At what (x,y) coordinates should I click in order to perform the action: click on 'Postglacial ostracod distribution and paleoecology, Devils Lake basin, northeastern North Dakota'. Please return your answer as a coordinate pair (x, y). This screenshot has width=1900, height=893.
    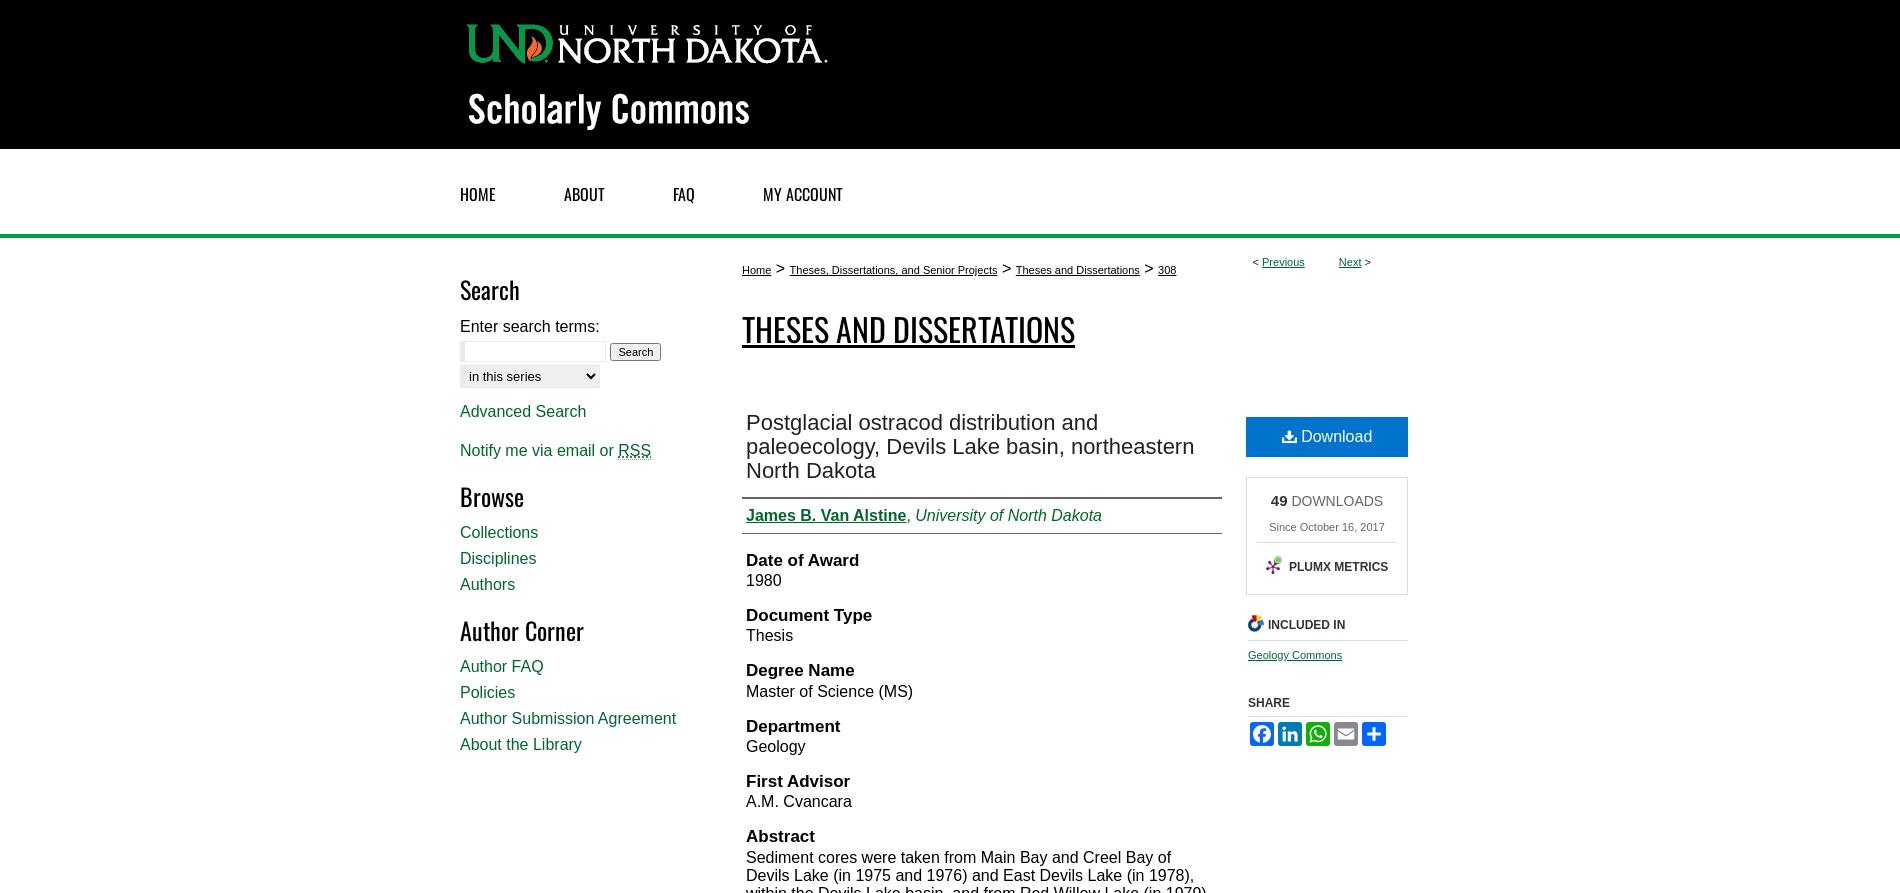
    Looking at the image, I should click on (969, 445).